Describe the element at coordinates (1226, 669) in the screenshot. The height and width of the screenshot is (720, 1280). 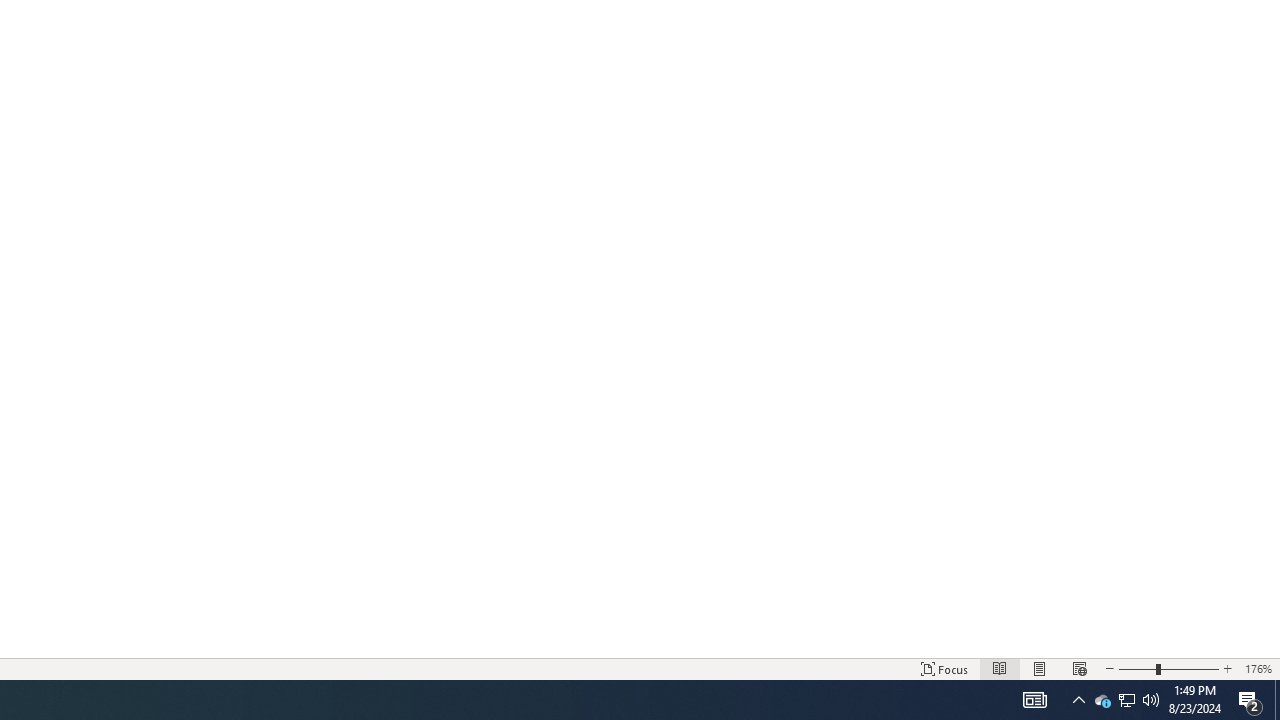
I see `'Increase Text Size'` at that location.